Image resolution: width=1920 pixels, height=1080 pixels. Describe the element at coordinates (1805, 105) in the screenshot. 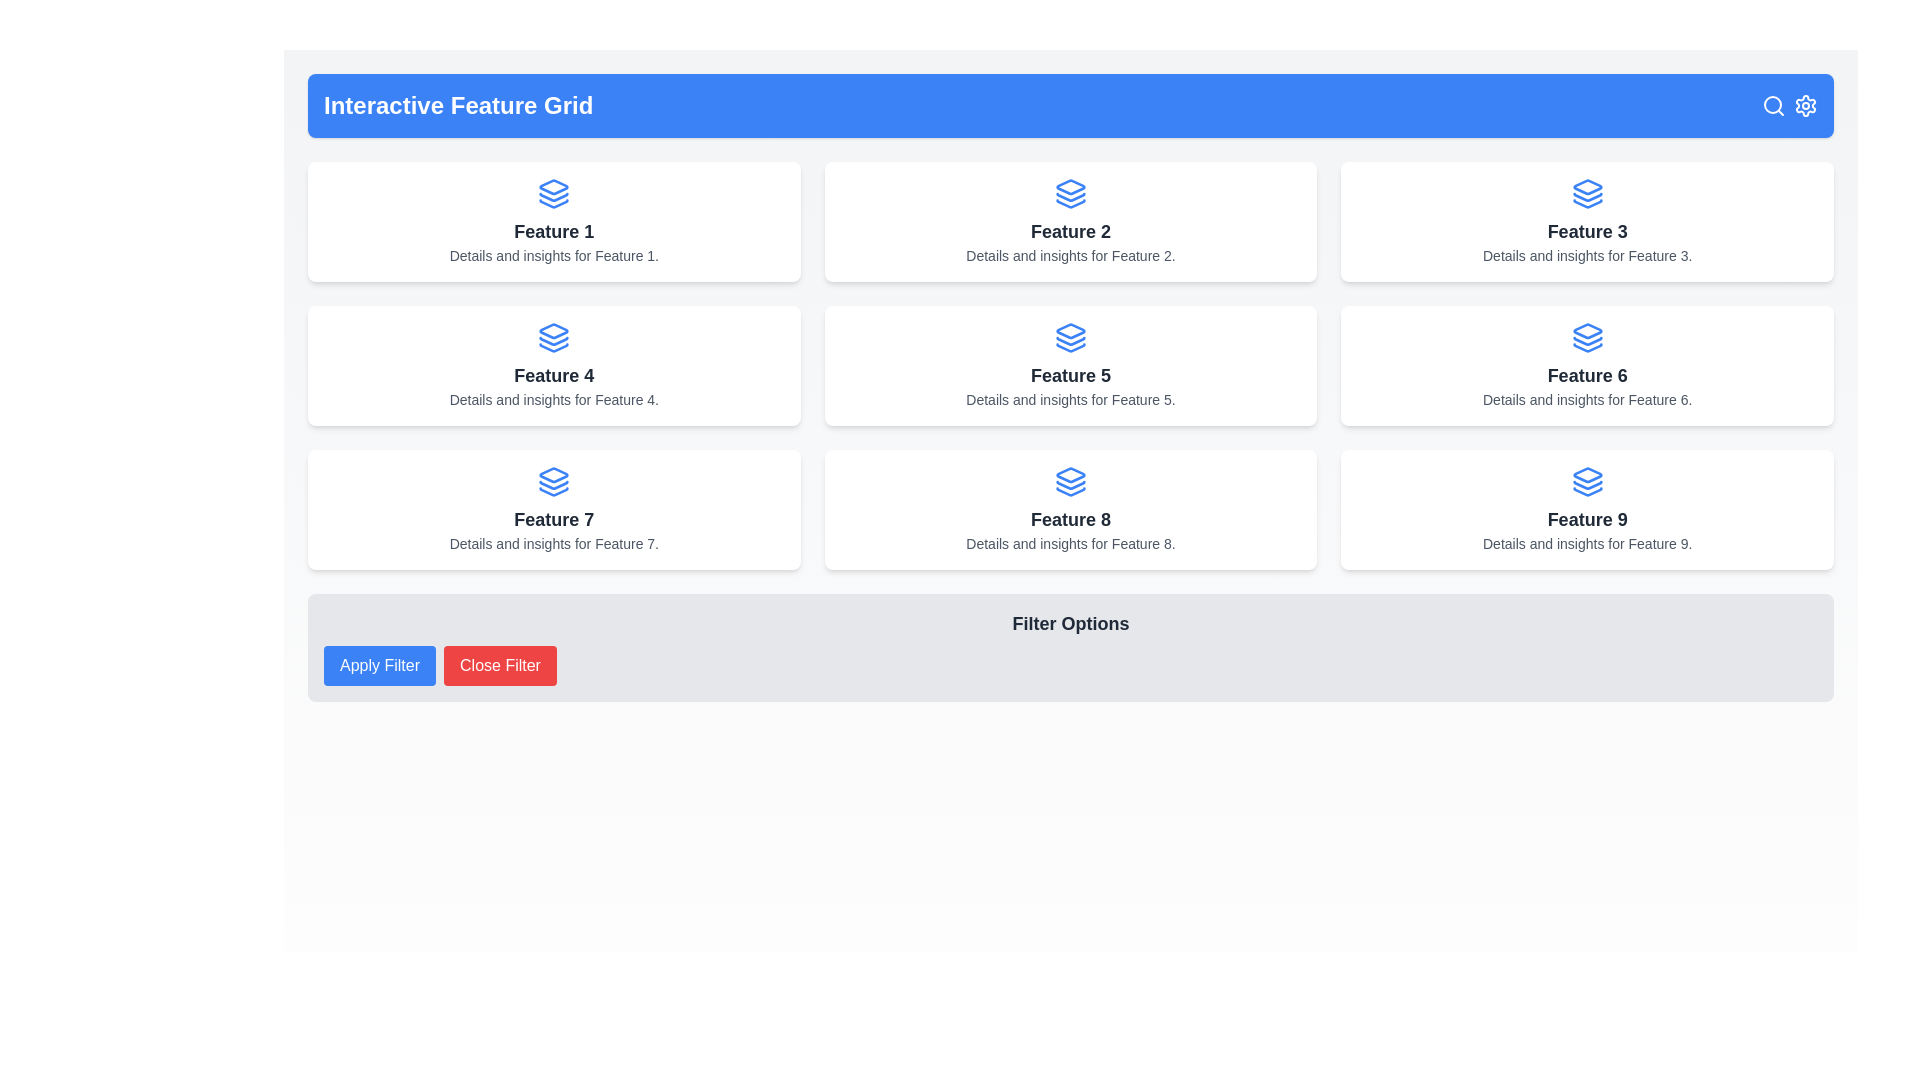

I see `the settings icon, which is a gear design styled in white on a blue background, located in the top-right toolbar next to the search icon` at that location.